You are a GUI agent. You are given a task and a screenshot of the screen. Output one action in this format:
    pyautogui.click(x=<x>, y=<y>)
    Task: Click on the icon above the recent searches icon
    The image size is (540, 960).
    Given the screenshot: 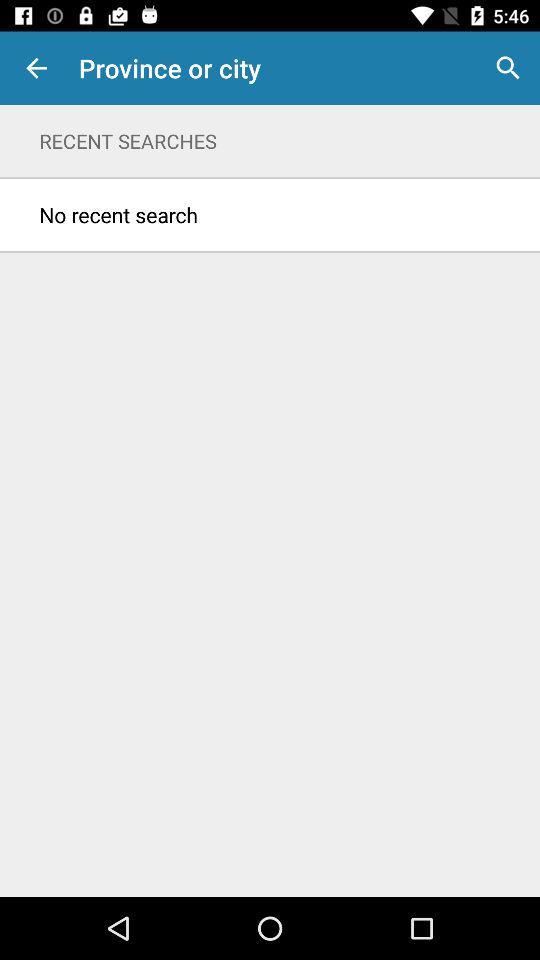 What is the action you would take?
    pyautogui.click(x=36, y=68)
    